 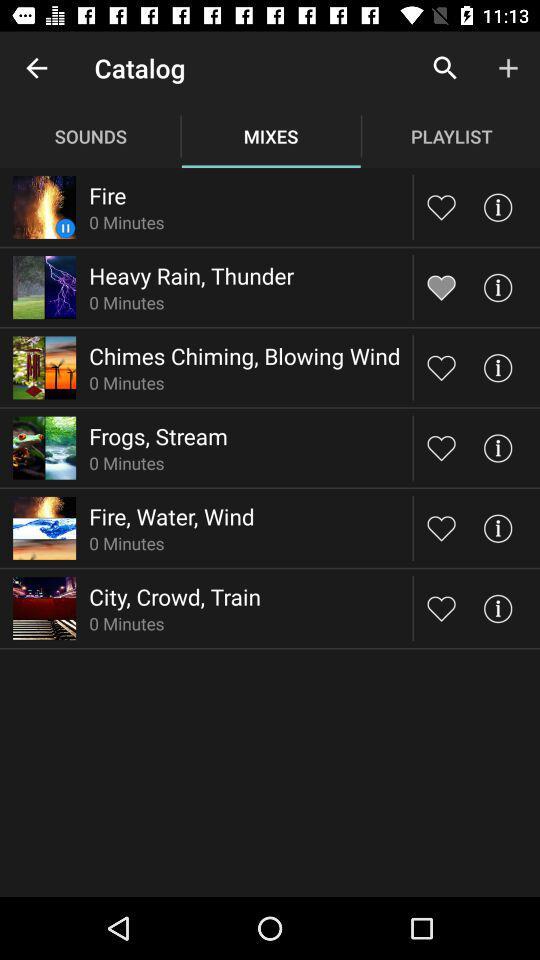 I want to click on heart, so click(x=441, y=286).